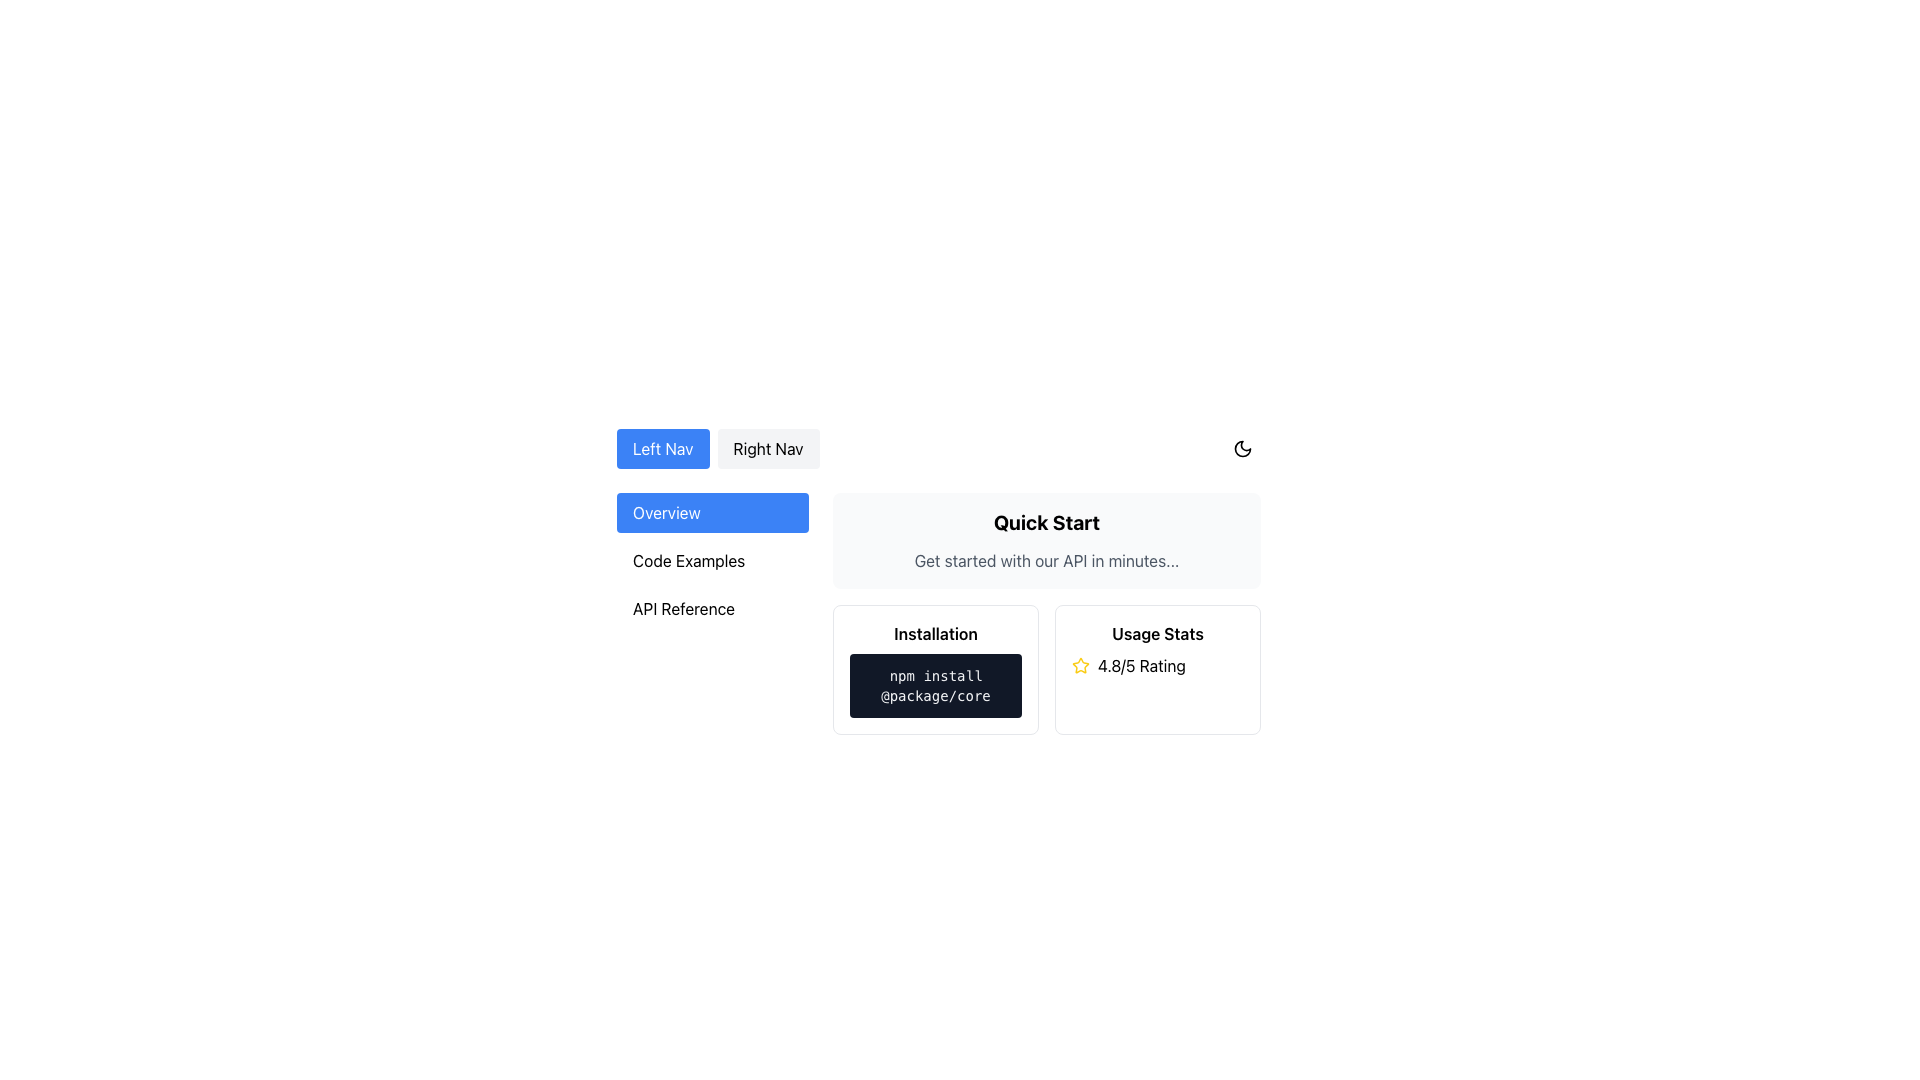 The image size is (1920, 1080). Describe the element at coordinates (935, 685) in the screenshot. I see `the text block containing the command 'npm install @package/core', which has a dark gray background and light gray text, positioned within the 'Installation' card` at that location.